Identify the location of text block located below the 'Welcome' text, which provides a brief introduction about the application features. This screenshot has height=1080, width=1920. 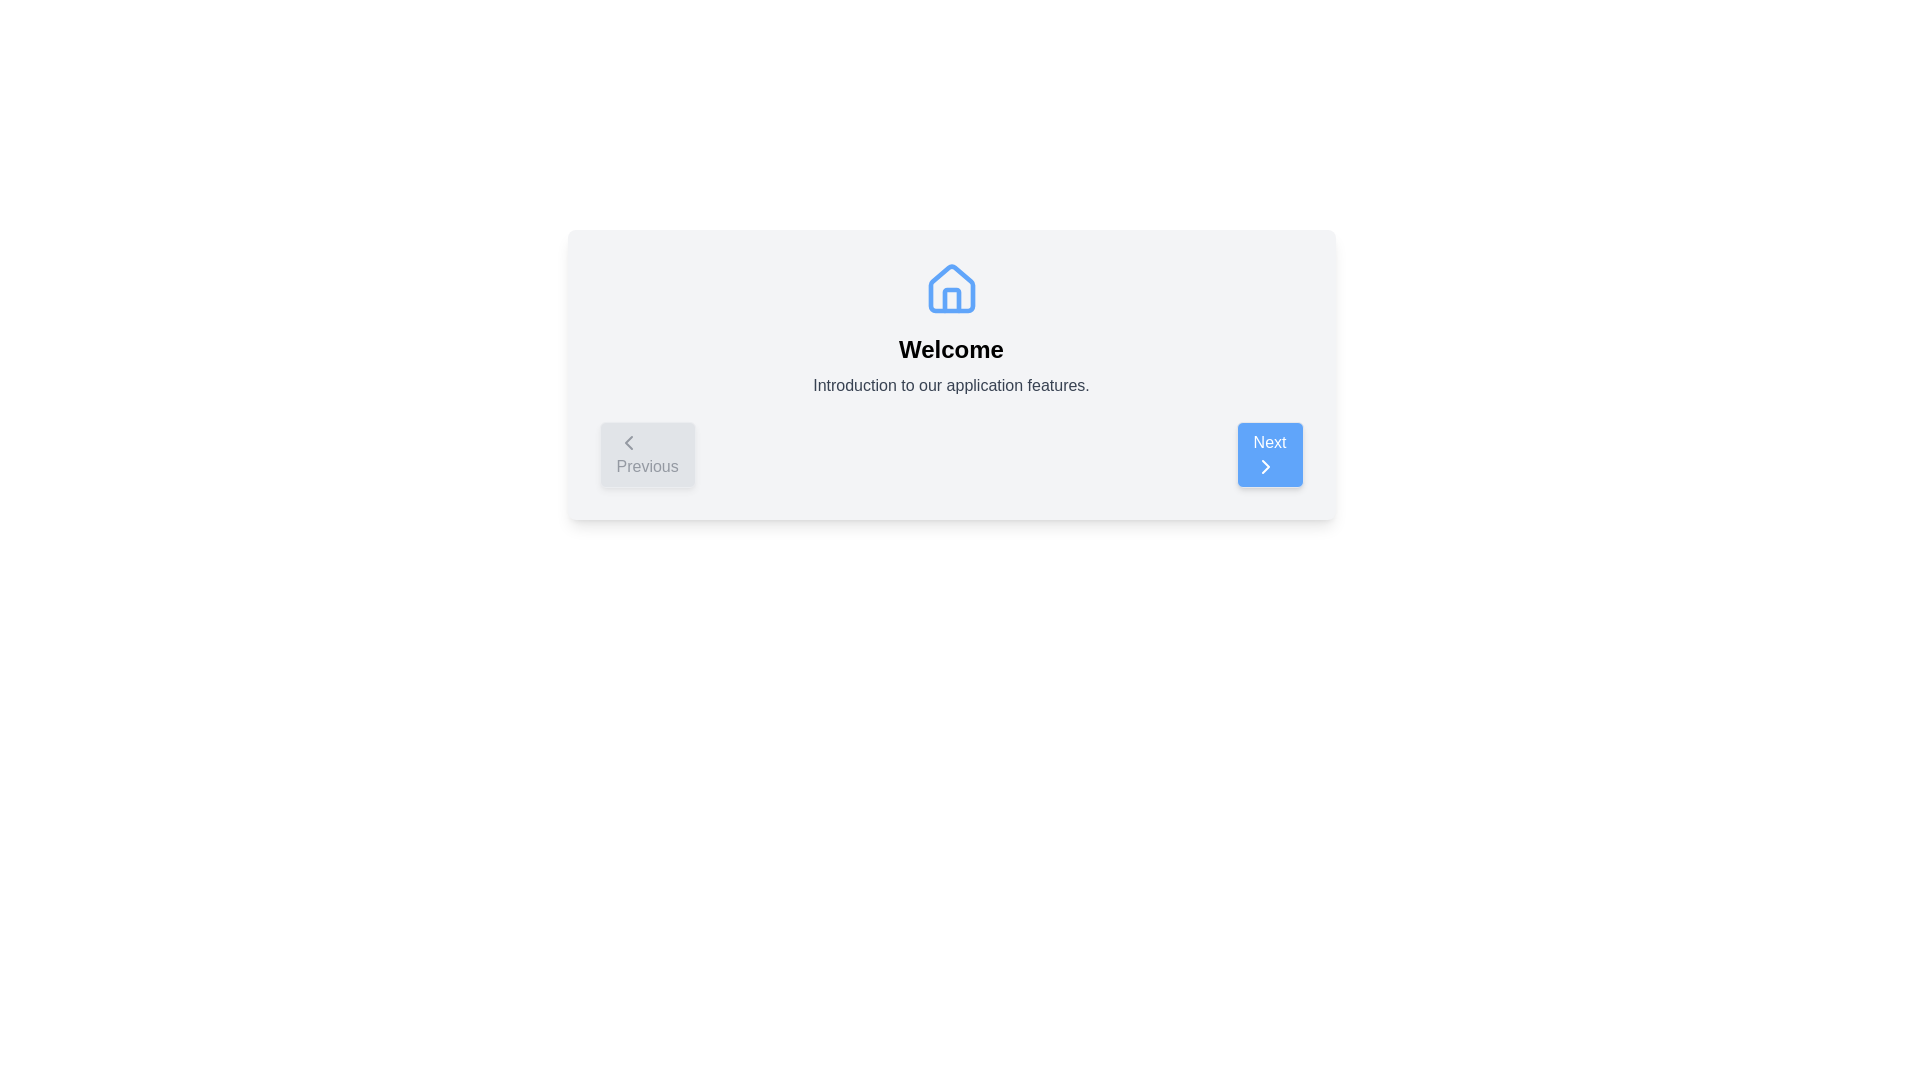
(950, 385).